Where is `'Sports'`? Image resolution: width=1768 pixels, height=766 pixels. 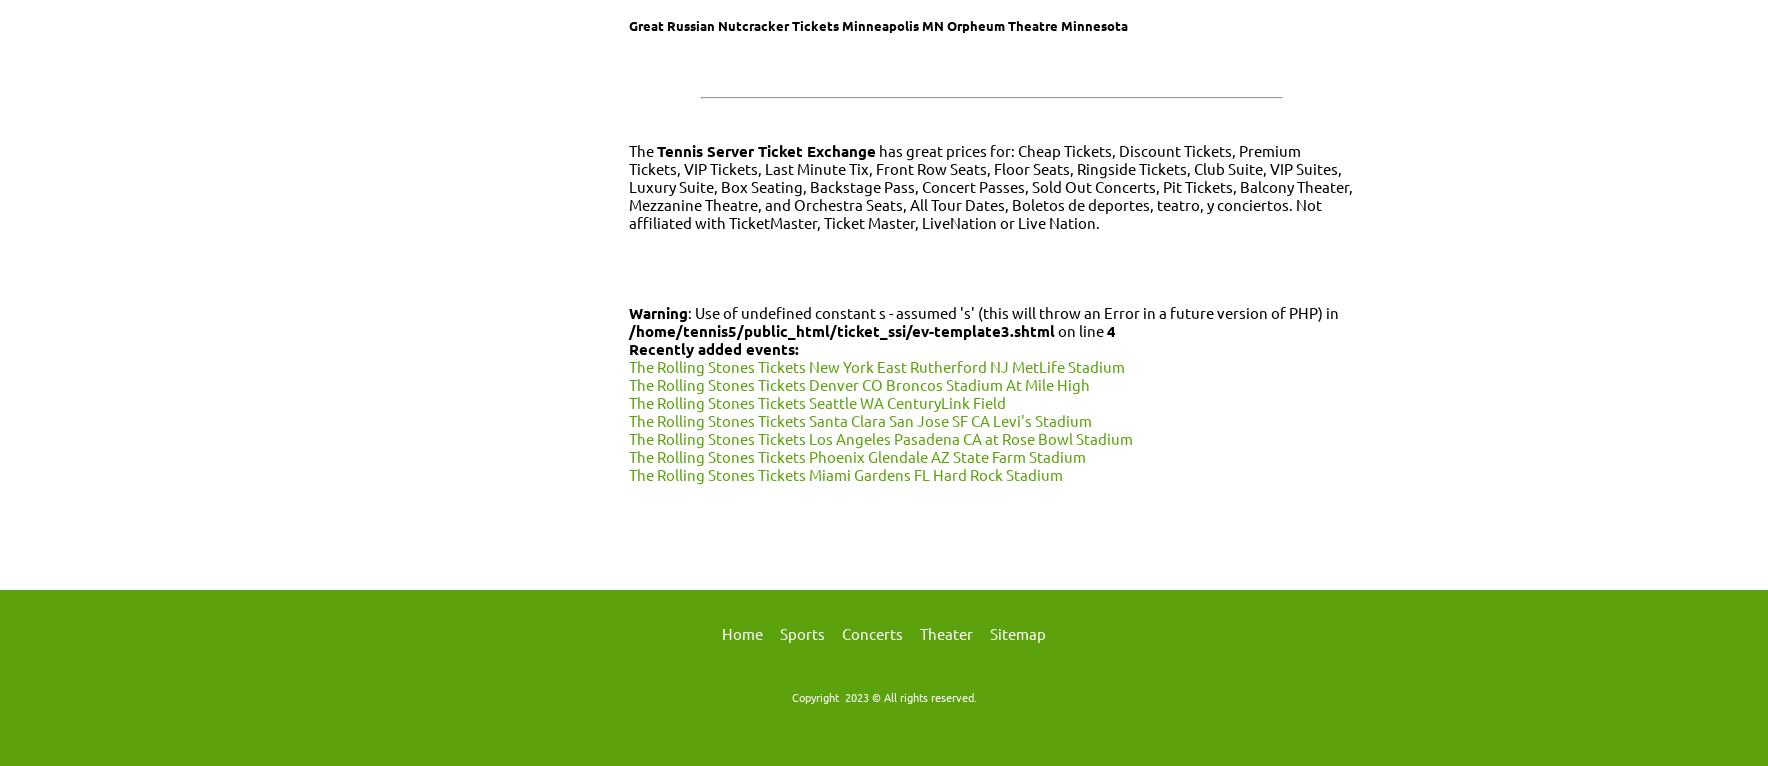 'Sports' is located at coordinates (802, 632).